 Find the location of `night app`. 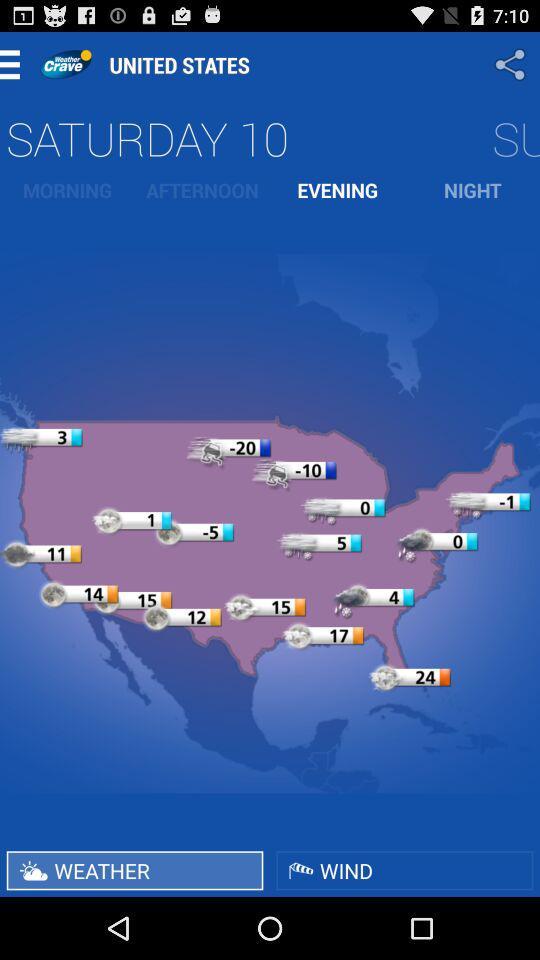

night app is located at coordinates (472, 190).